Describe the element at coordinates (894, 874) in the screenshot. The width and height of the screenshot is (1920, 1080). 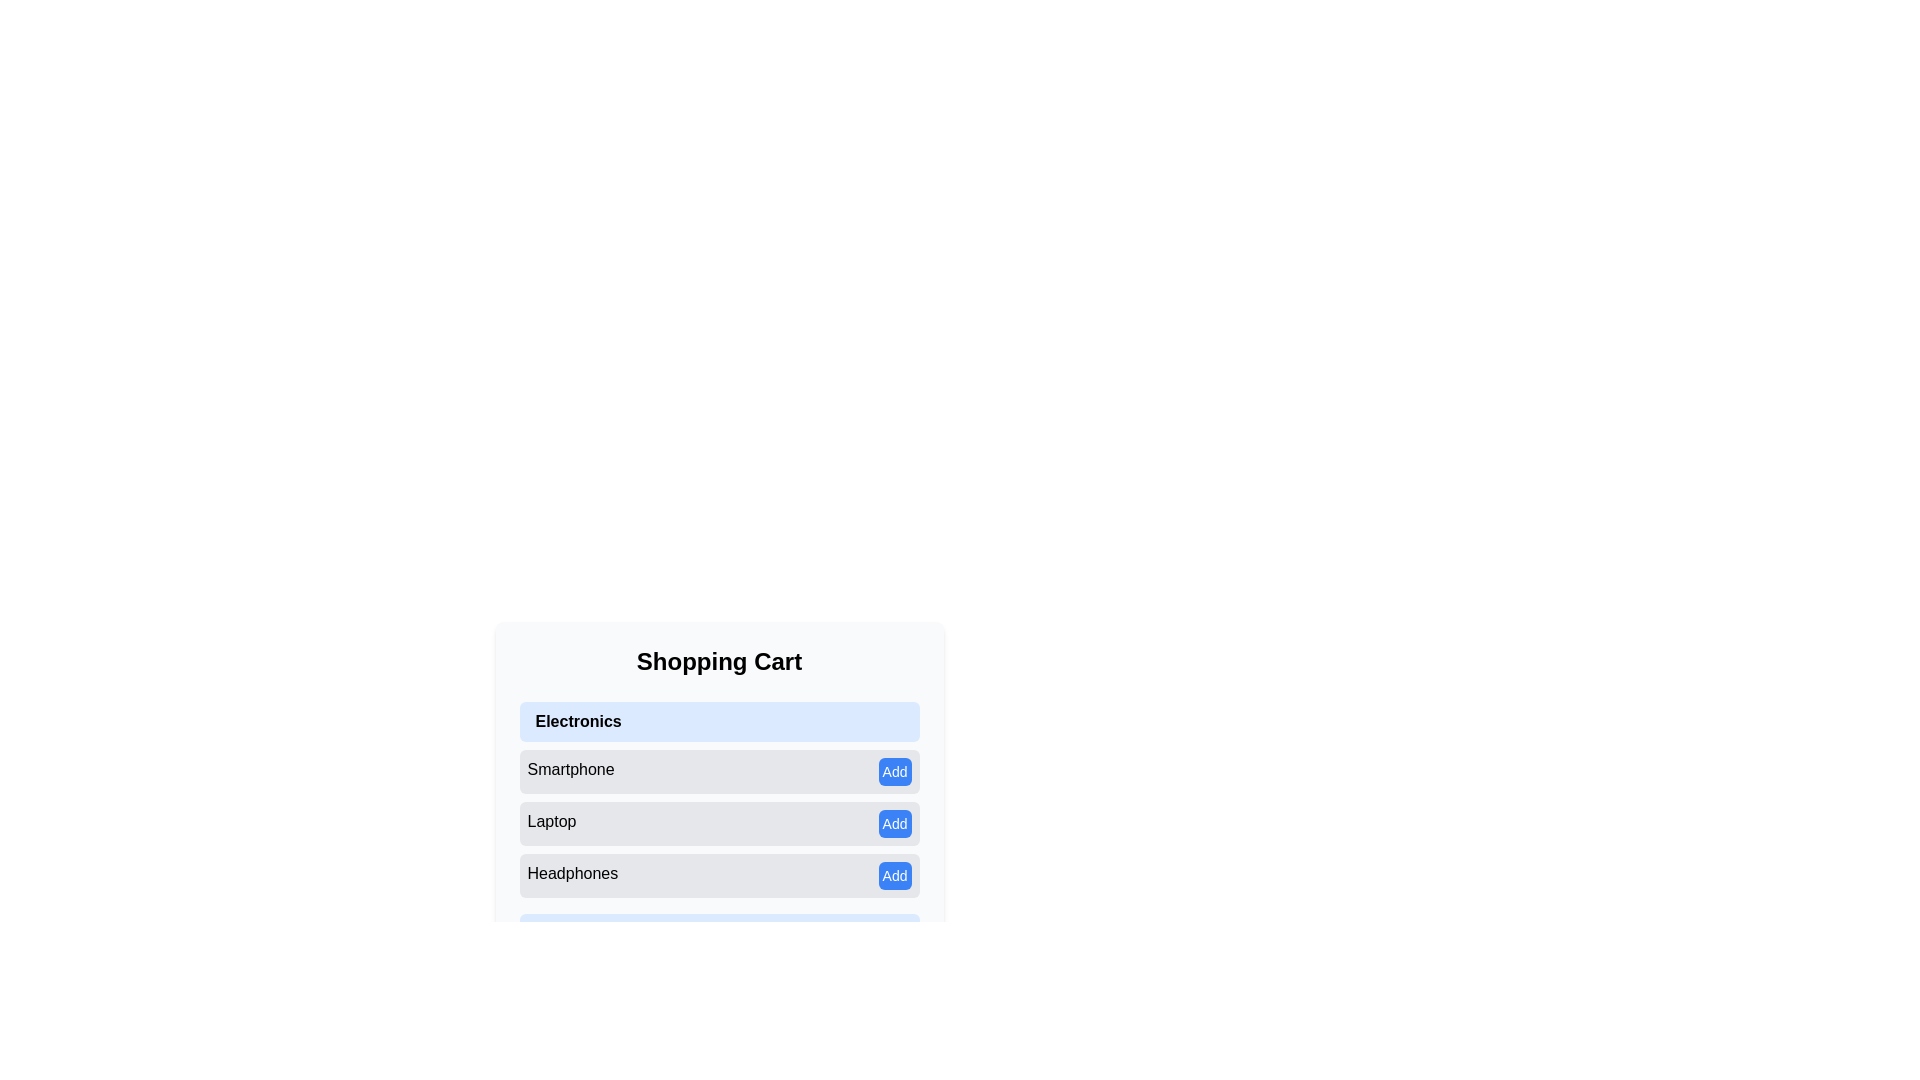
I see `the 'Add' button located at the bottom of the 'Shopping Cart' list, which has a blue background and bold white text` at that location.